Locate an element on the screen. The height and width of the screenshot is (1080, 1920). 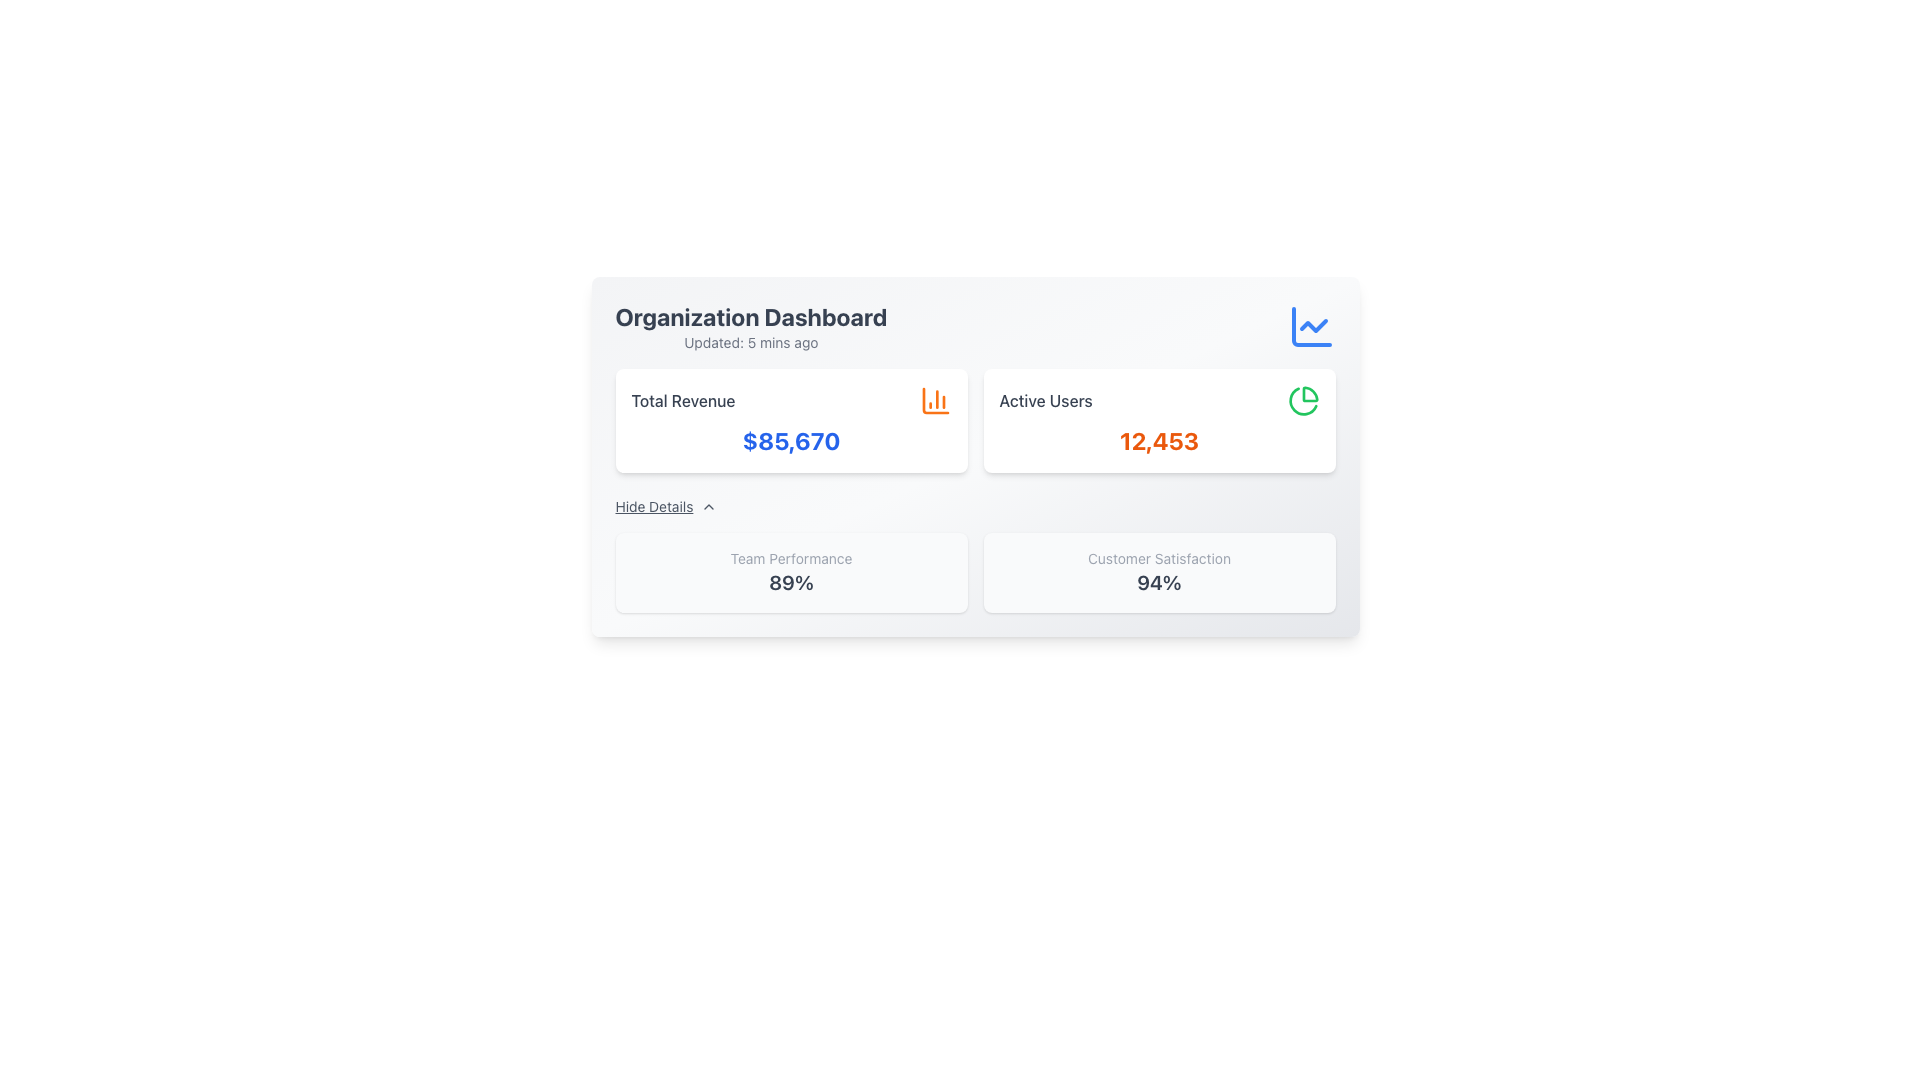
title text heading 'Organization Dashboard' which is prominently displayed at the top of the interface in bold, extra-large, dark gray font is located at coordinates (750, 315).